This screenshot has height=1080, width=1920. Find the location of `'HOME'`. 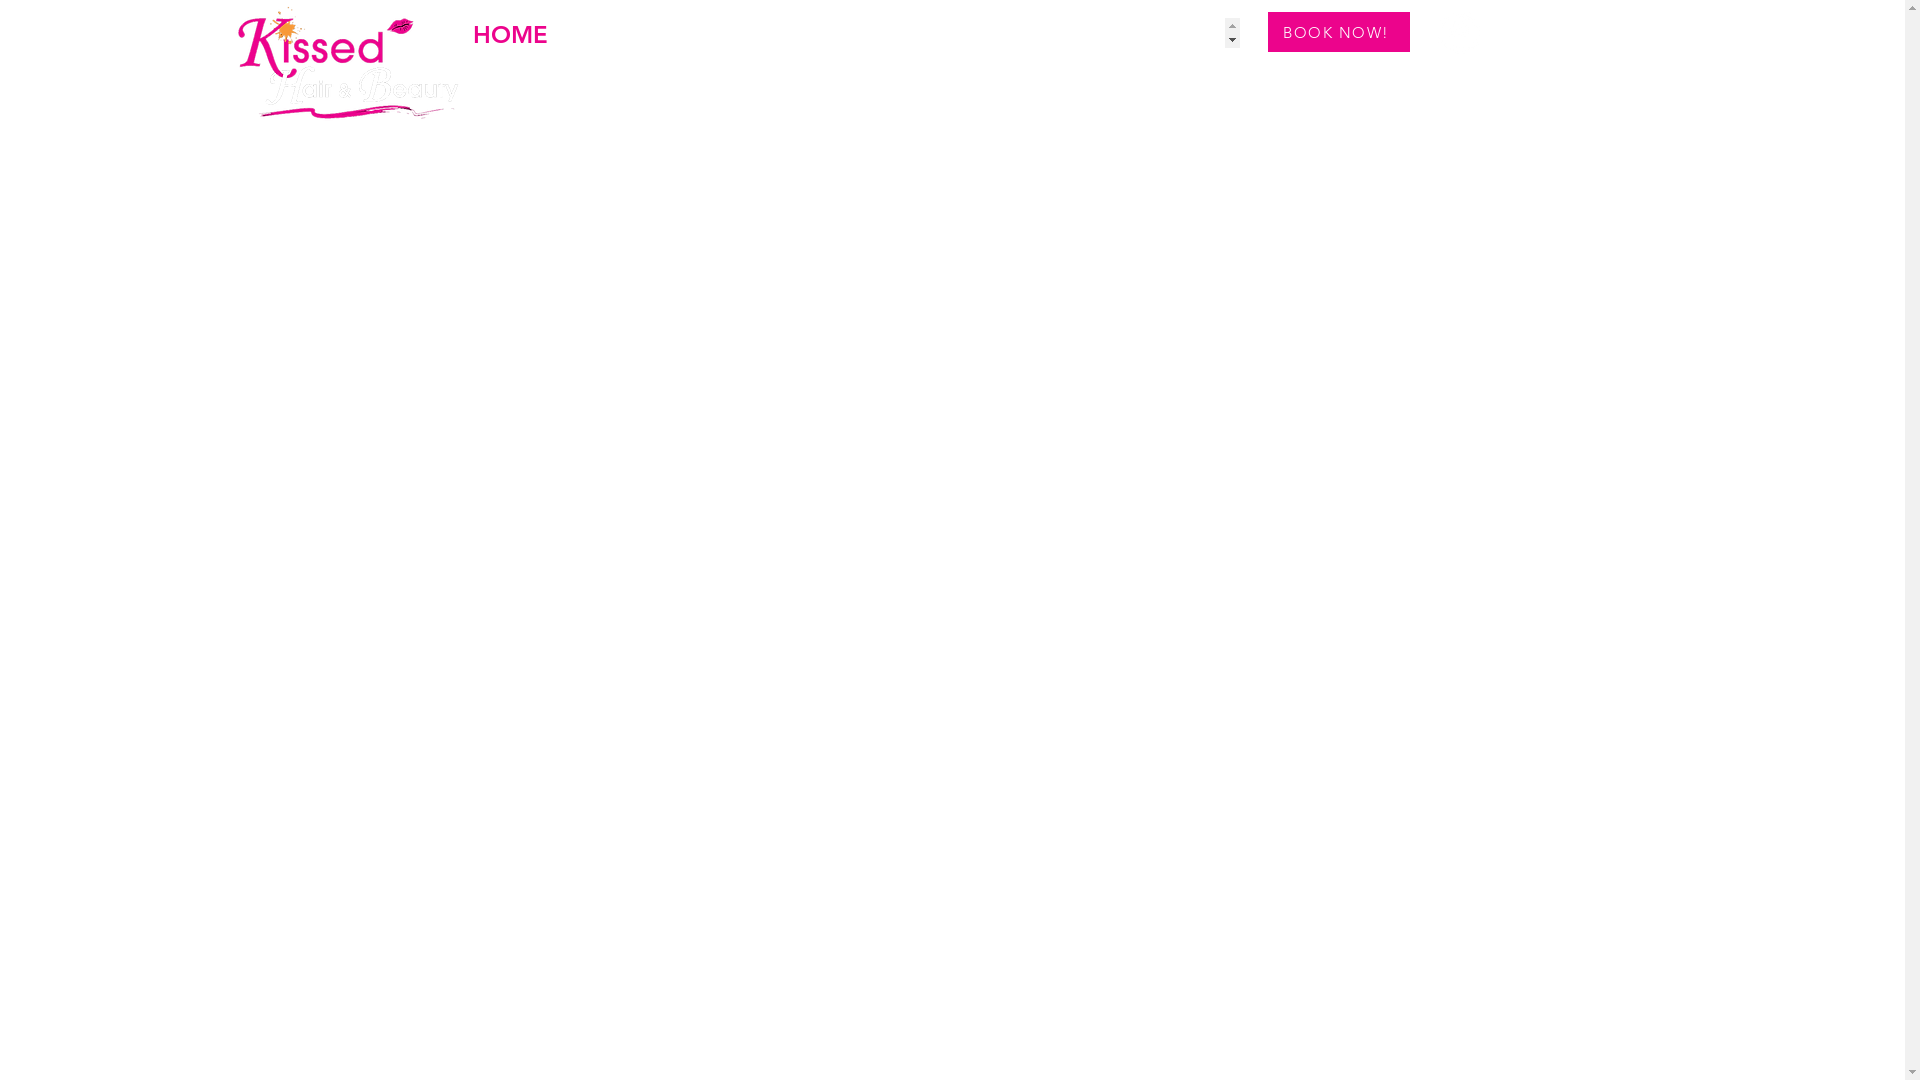

'HOME' is located at coordinates (509, 33).